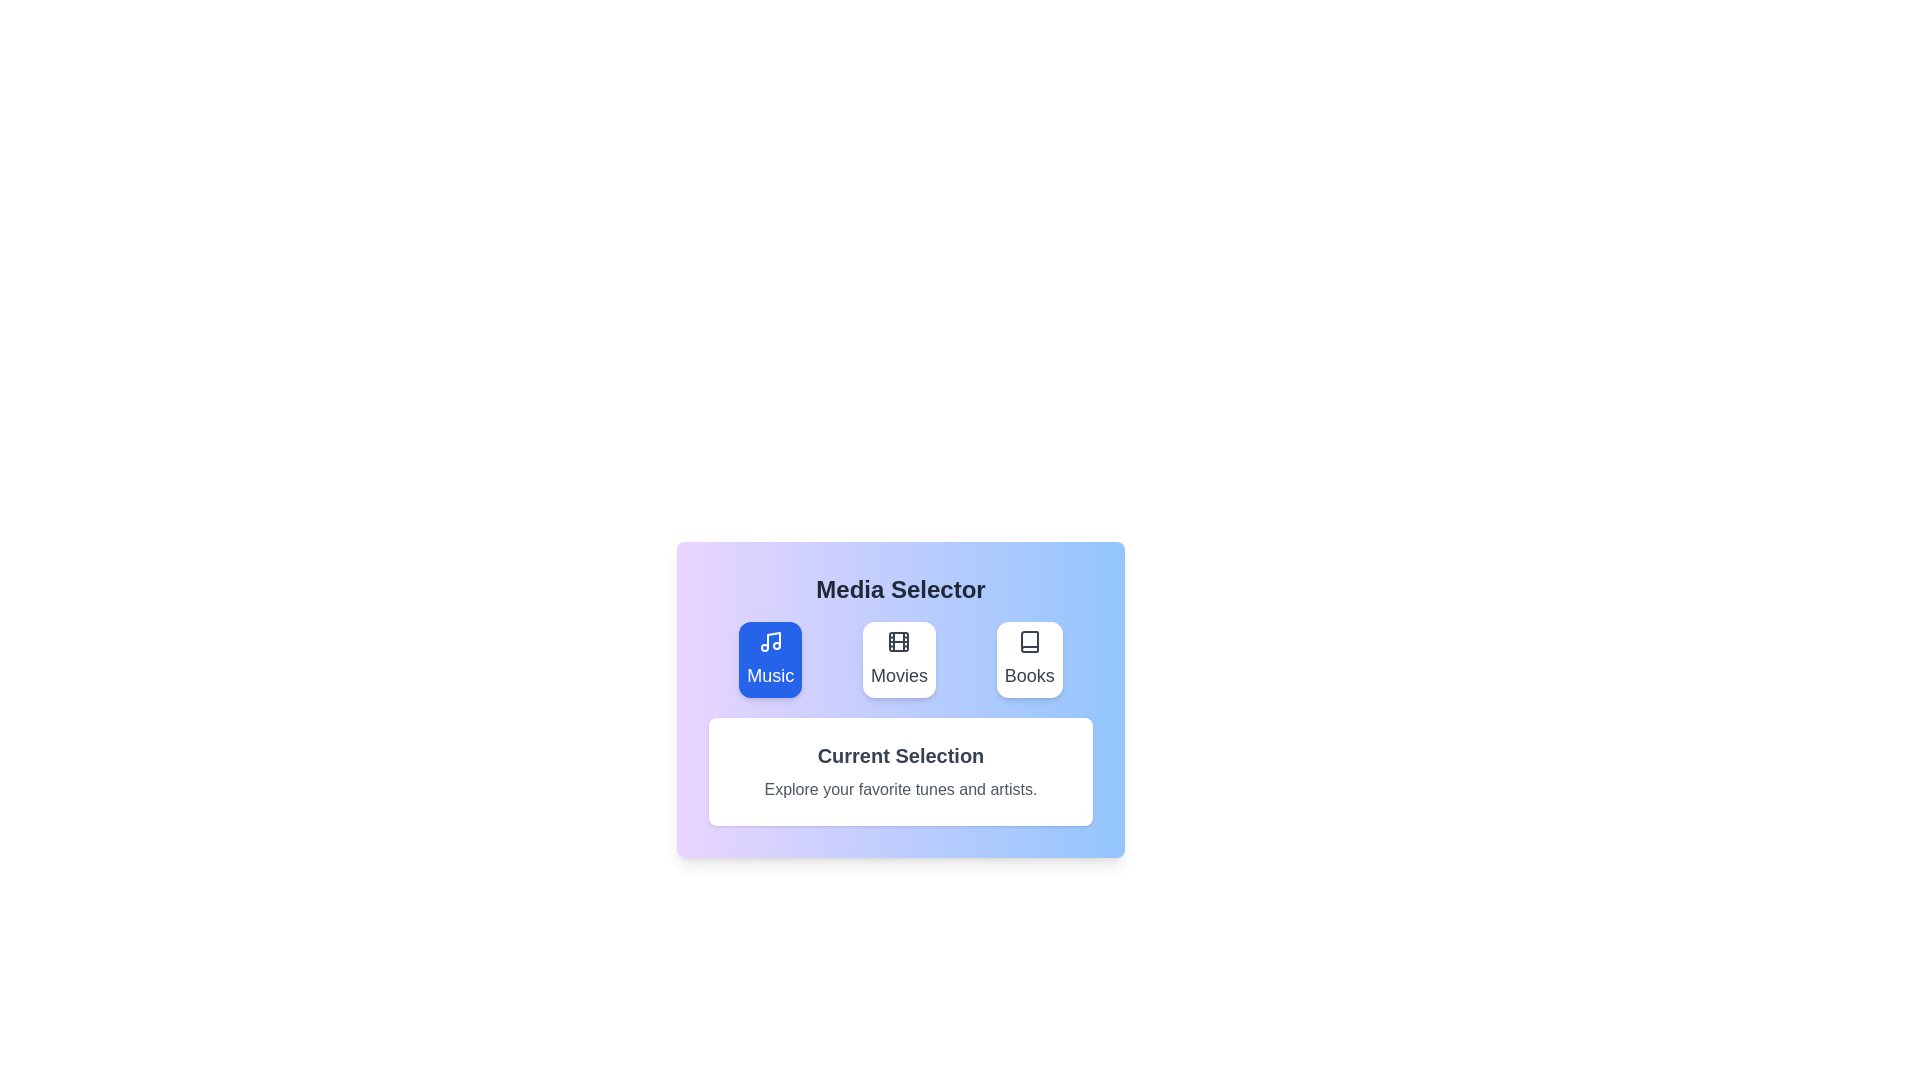 The width and height of the screenshot is (1920, 1080). What do you see at coordinates (898, 641) in the screenshot?
I see `the central SVG graphic shape of the Movies selection icon located at the top center of the Media Selector interface` at bounding box center [898, 641].